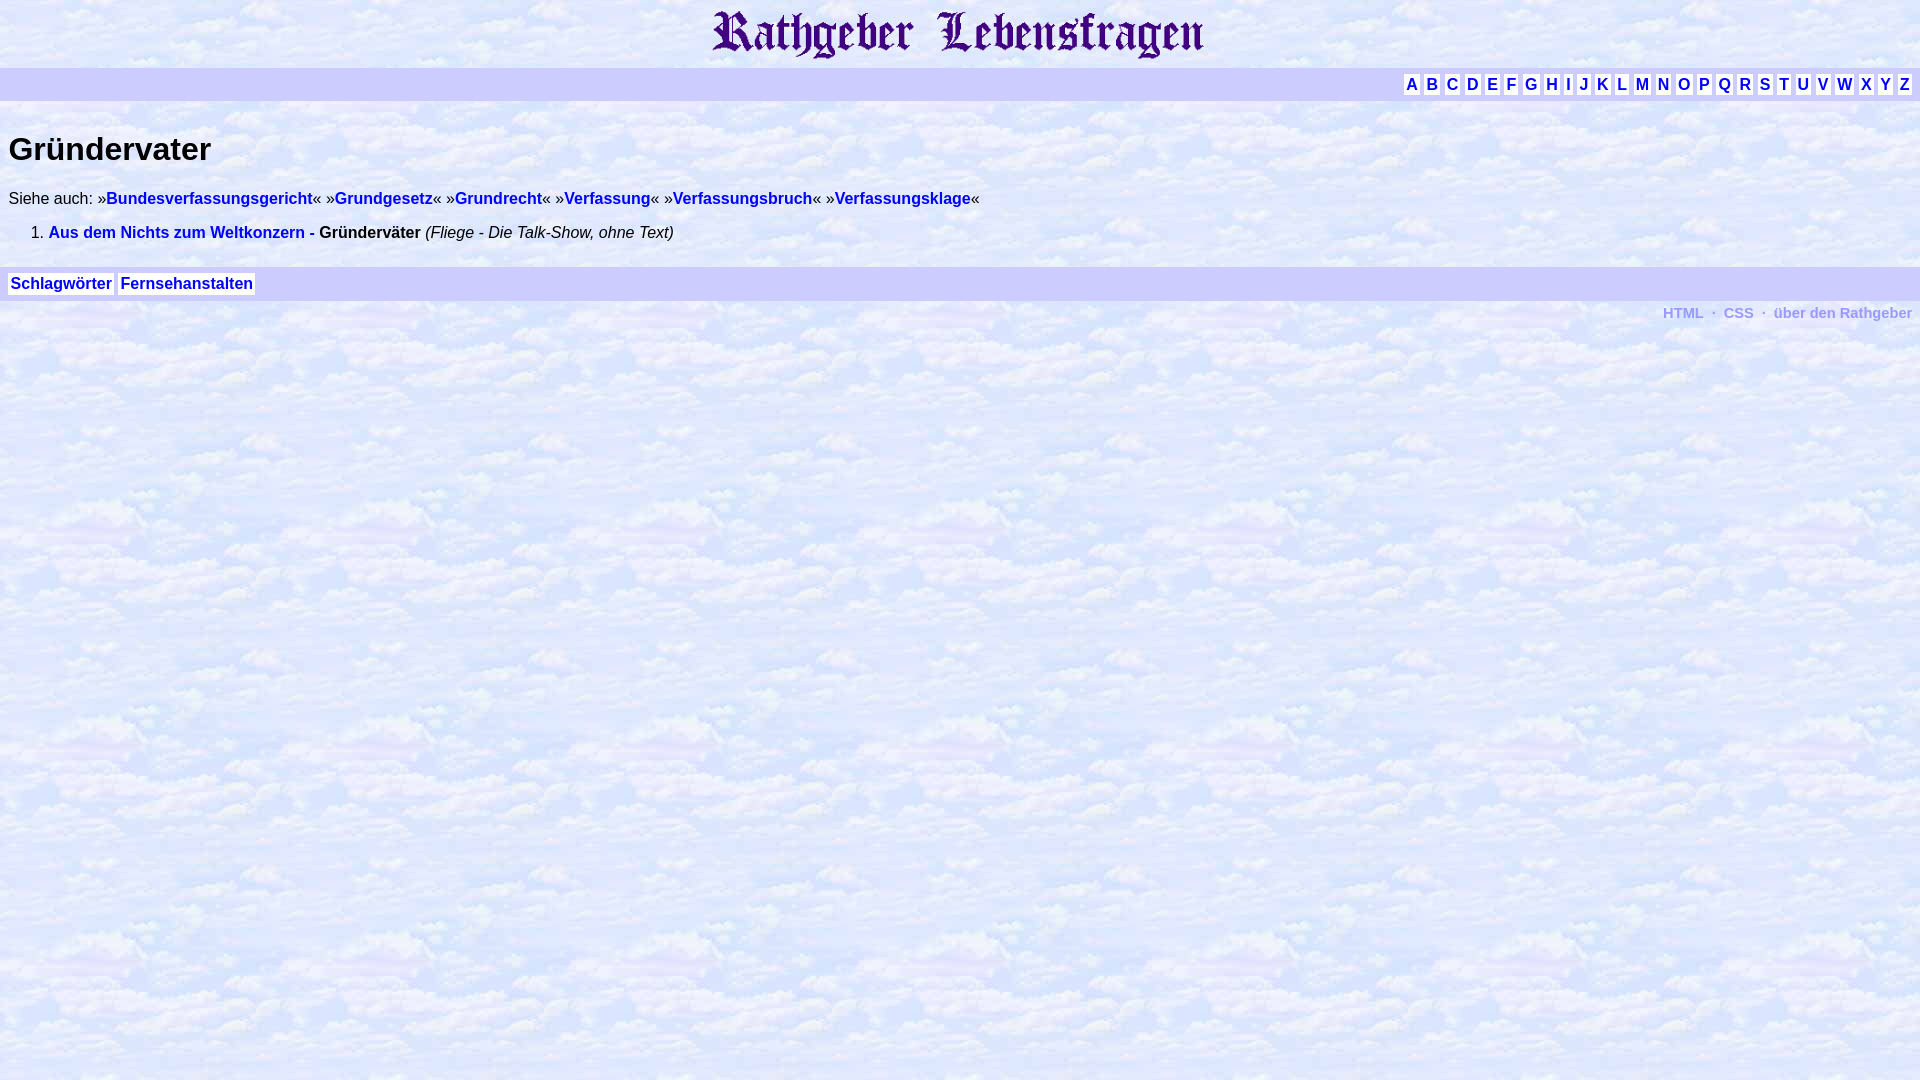 Image resolution: width=1920 pixels, height=1080 pixels. What do you see at coordinates (1683, 83) in the screenshot?
I see `'O'` at bounding box center [1683, 83].